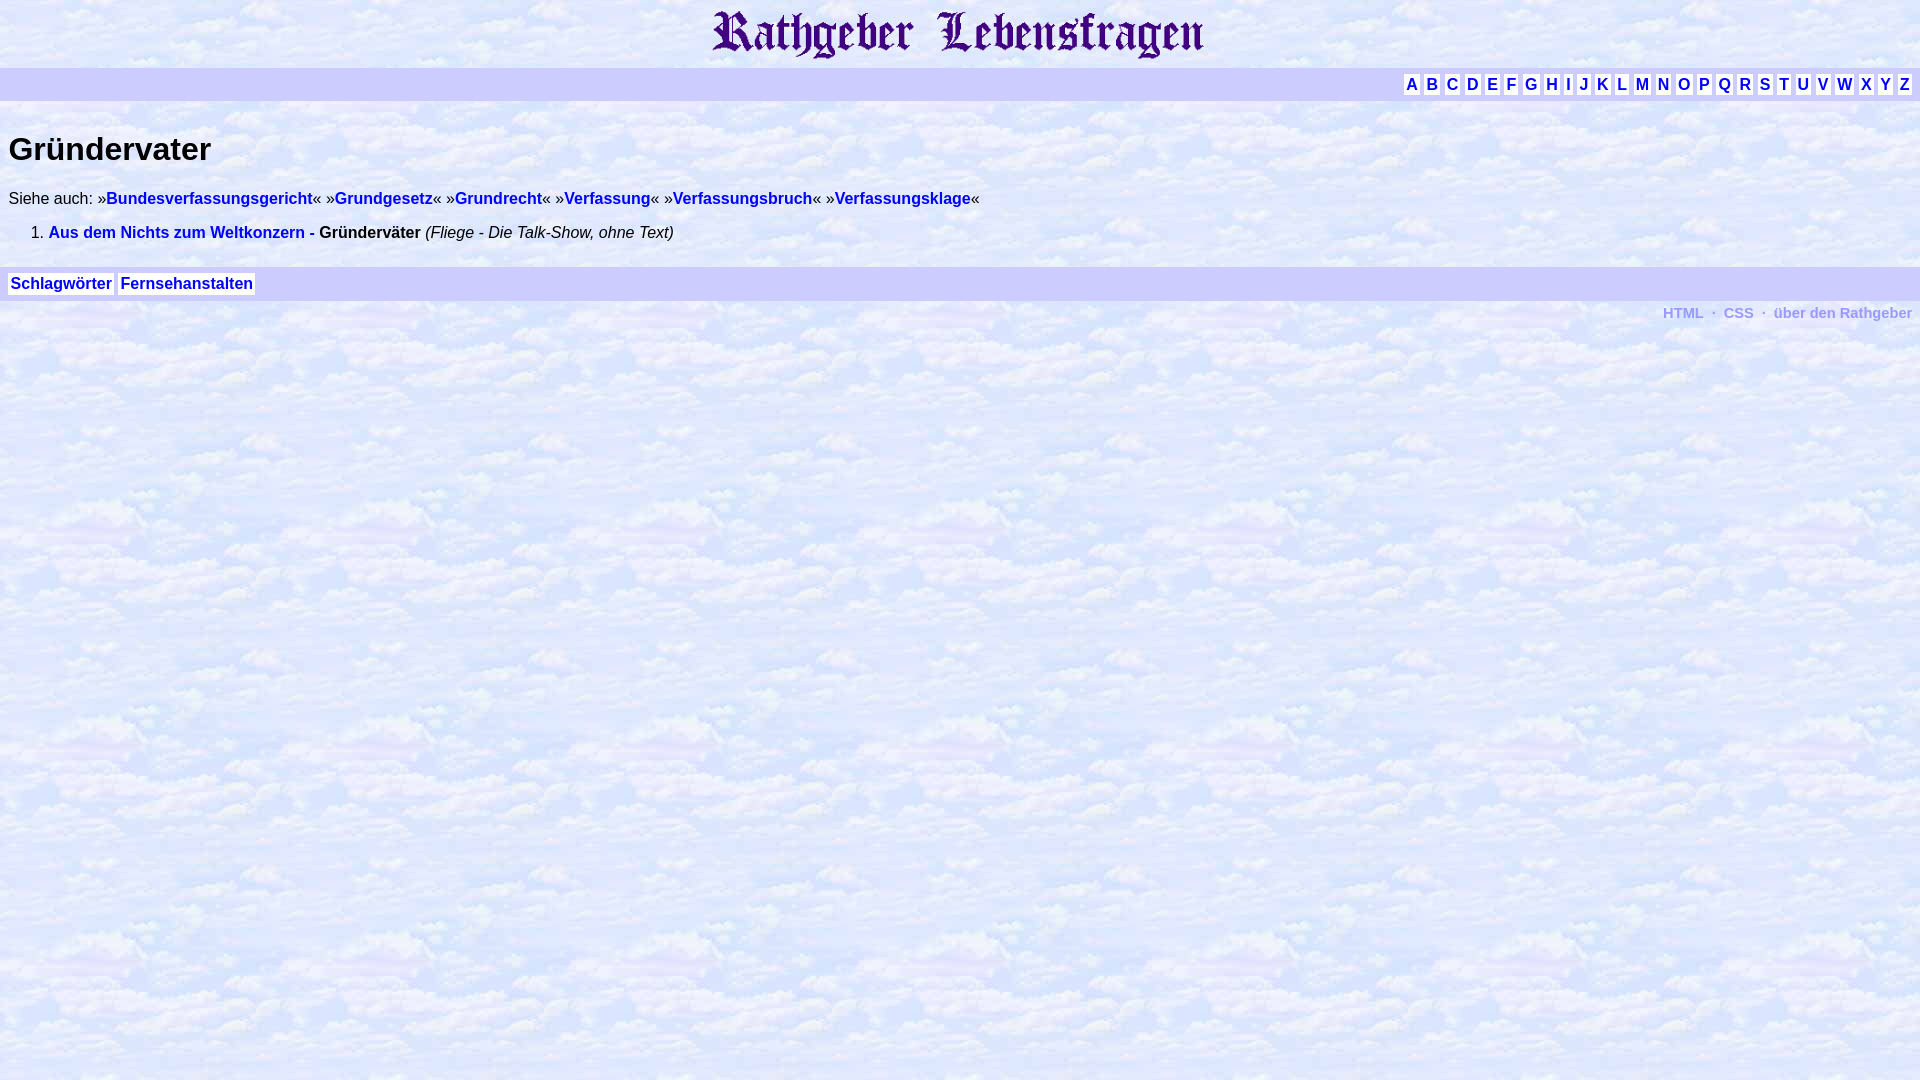 Image resolution: width=1920 pixels, height=1080 pixels. What do you see at coordinates (1683, 83) in the screenshot?
I see `'O'` at bounding box center [1683, 83].